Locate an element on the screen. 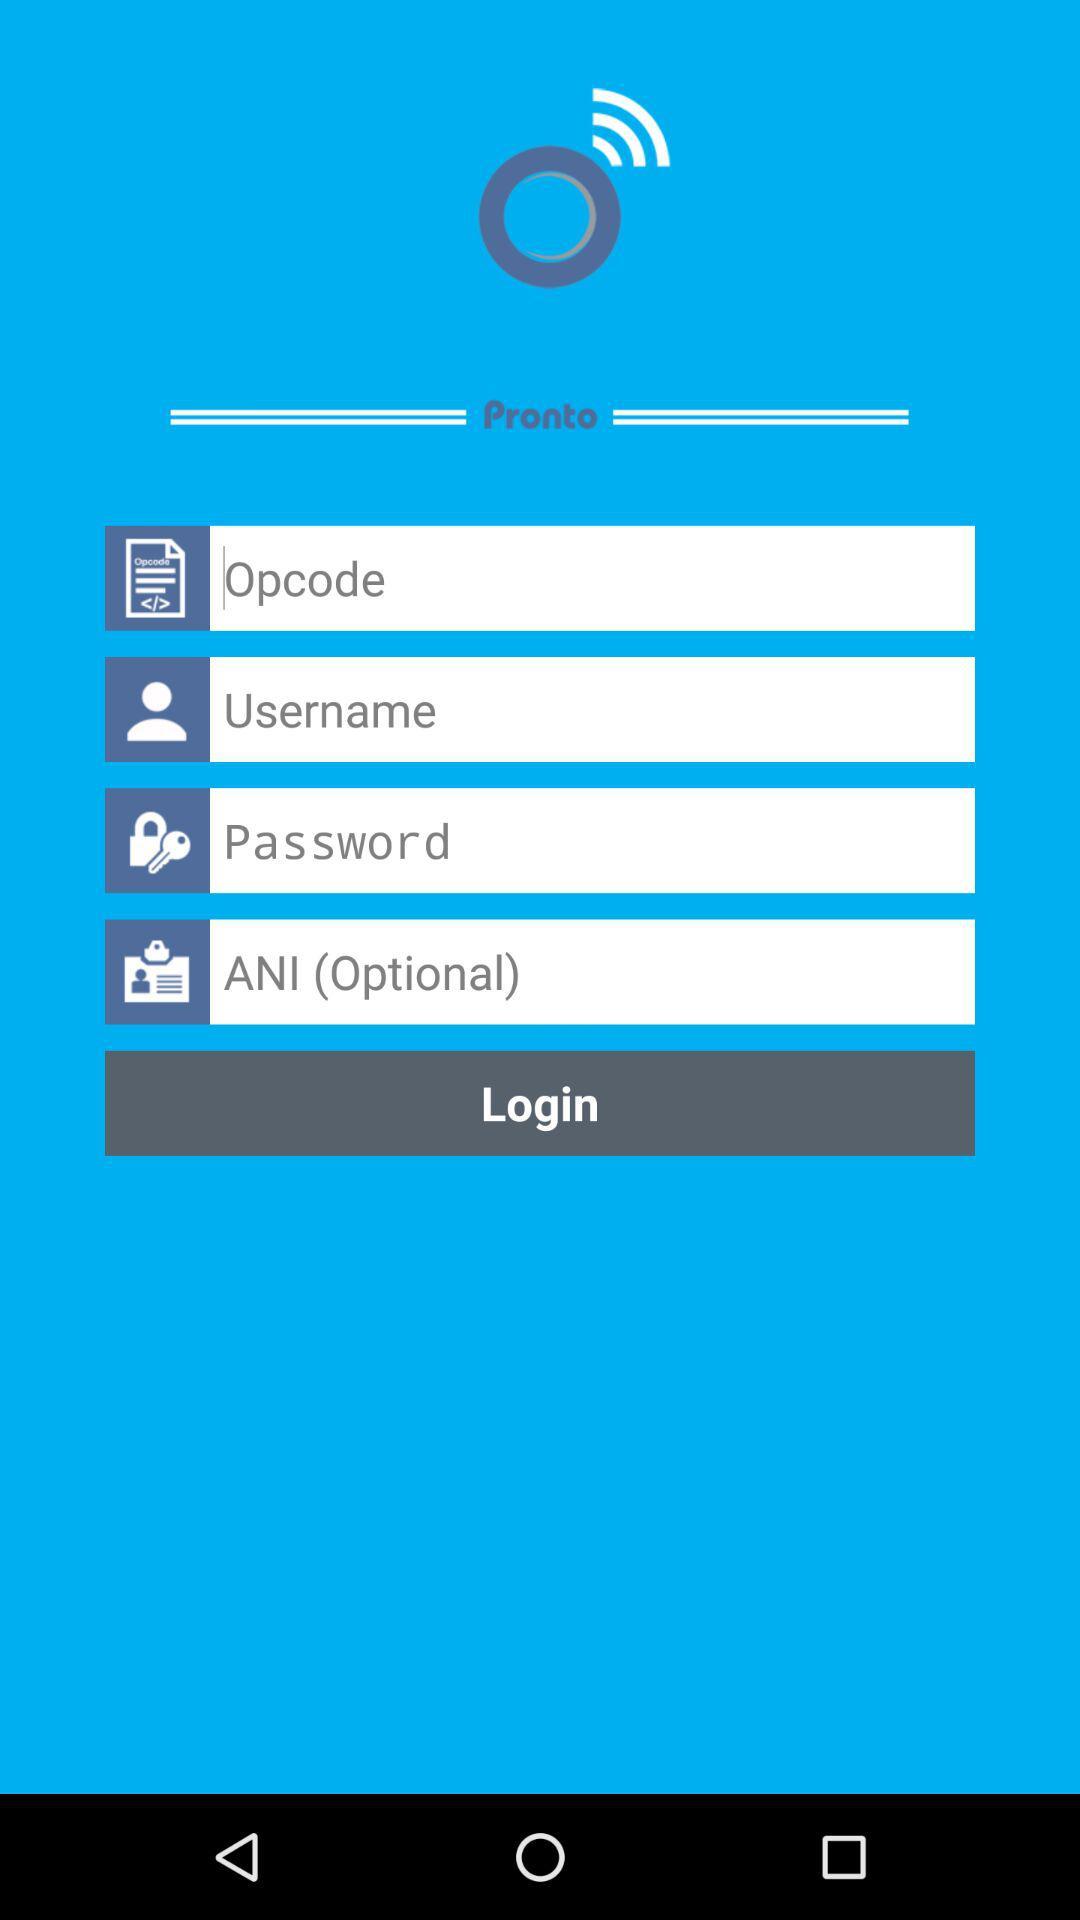  your password is located at coordinates (591, 840).